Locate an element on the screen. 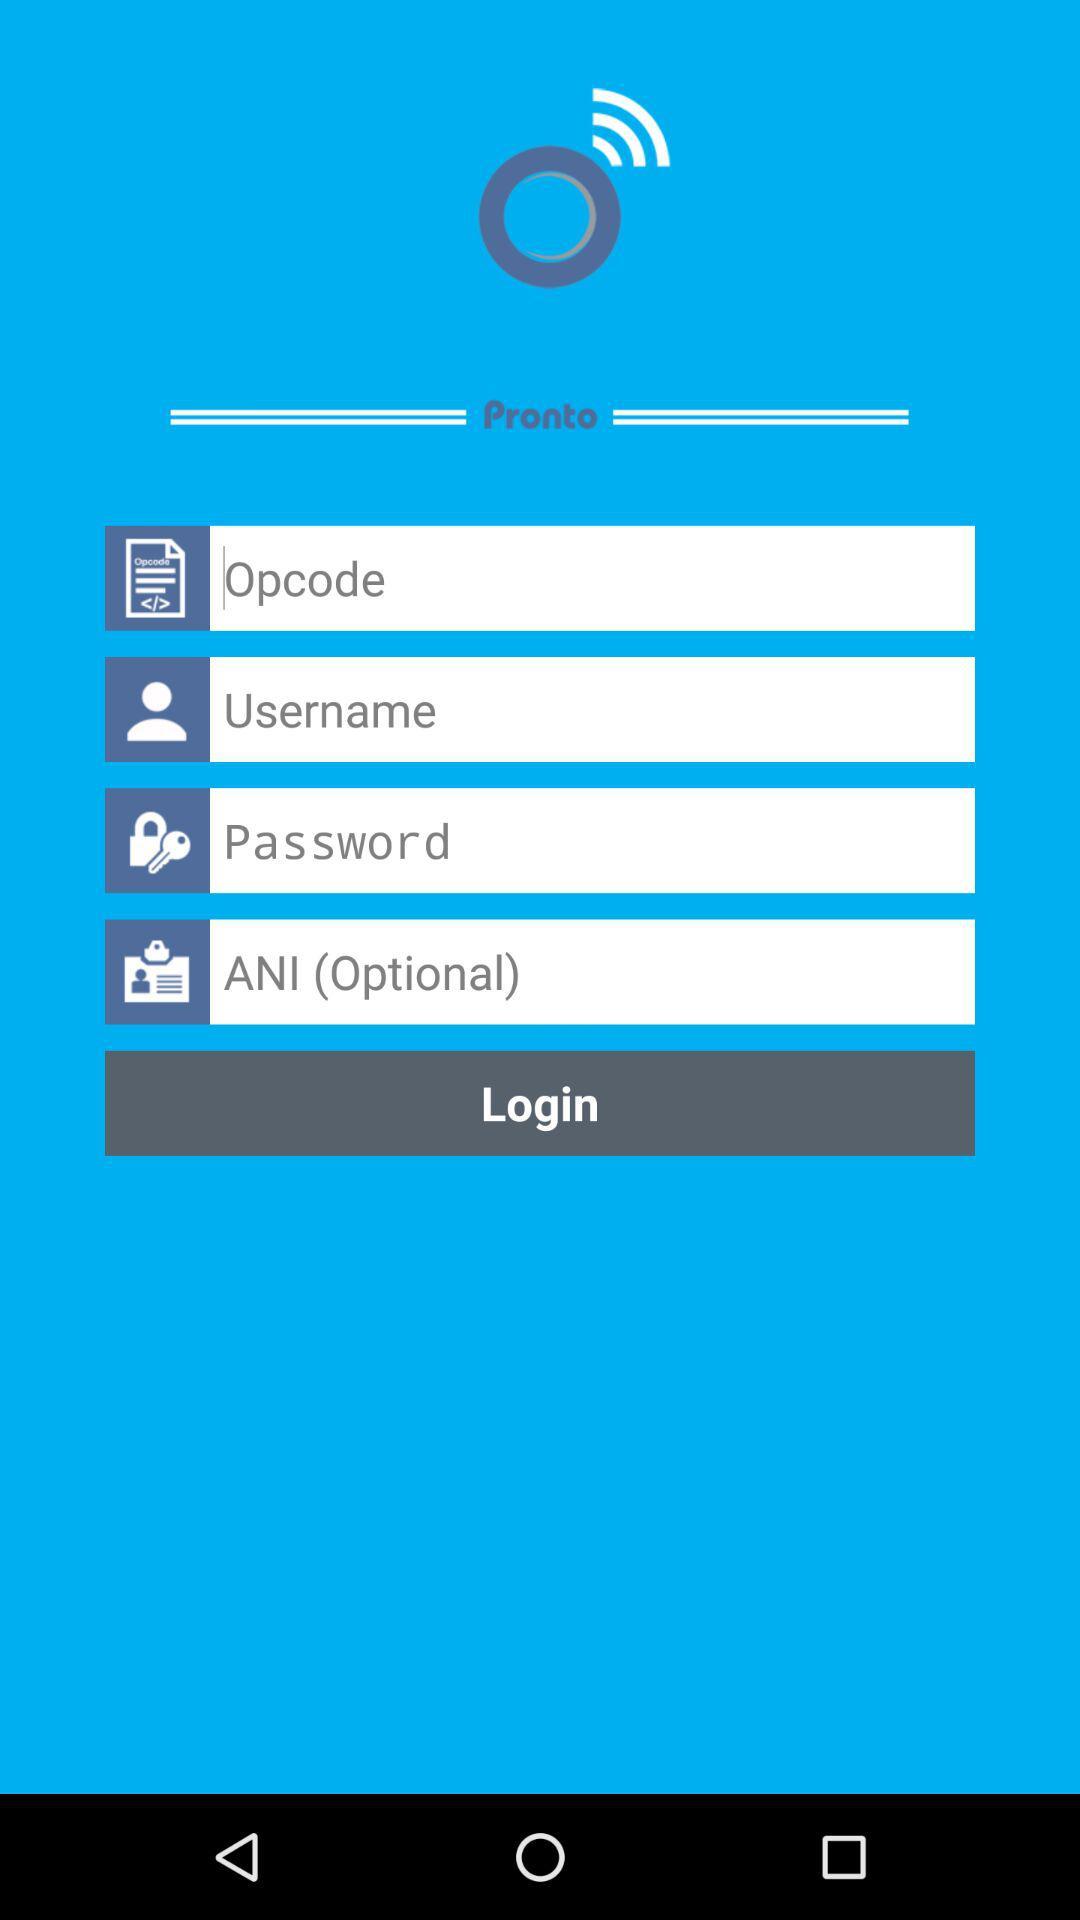  your password is located at coordinates (591, 840).